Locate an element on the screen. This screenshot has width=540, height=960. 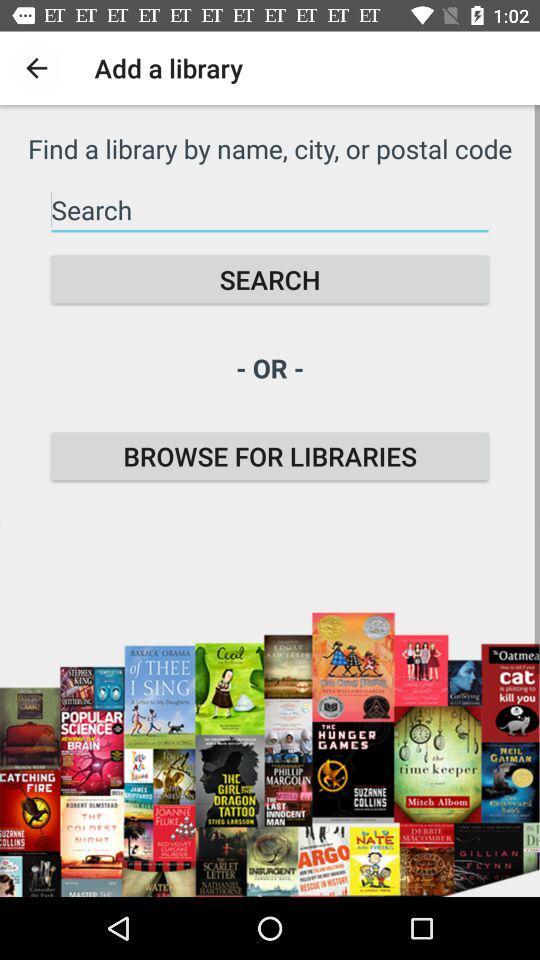
item above the find a library icon is located at coordinates (36, 68).